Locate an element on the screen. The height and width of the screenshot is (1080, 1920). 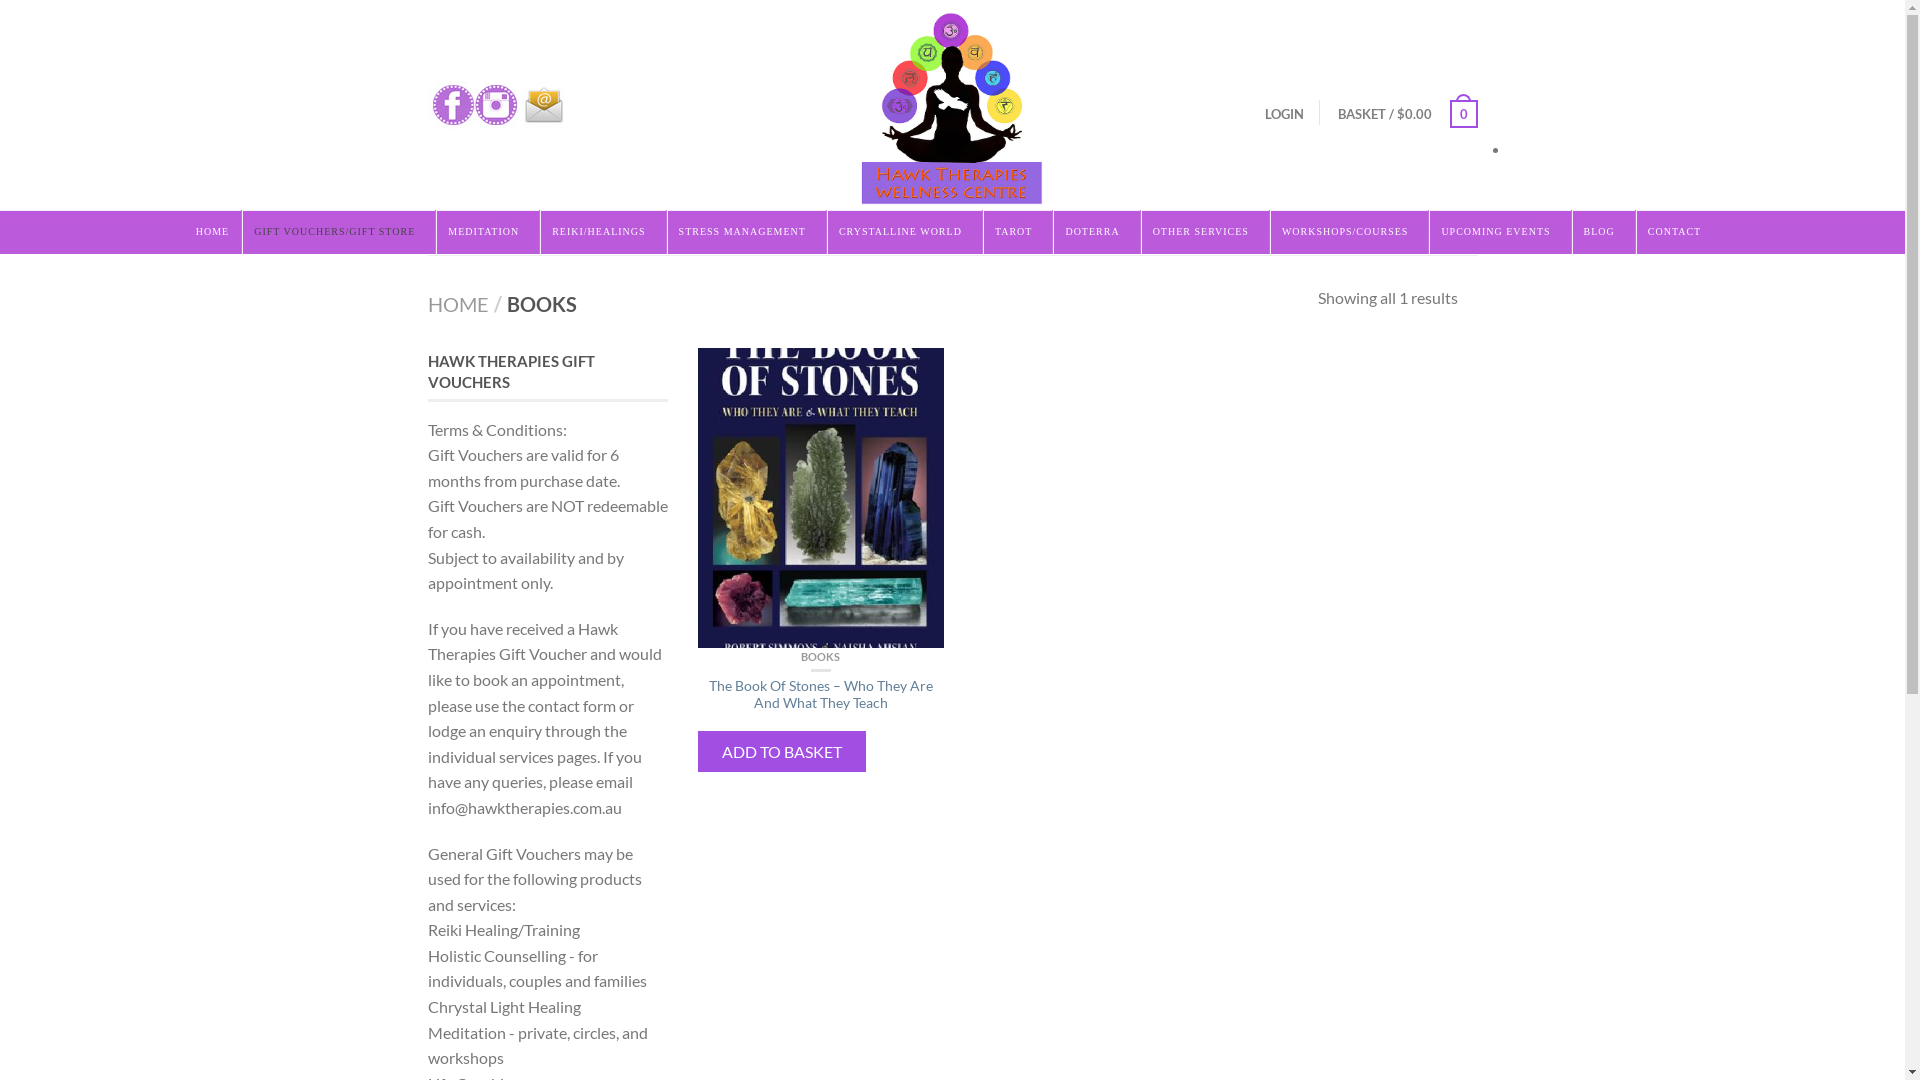
'ADD TO BASKET' is located at coordinates (781, 751).